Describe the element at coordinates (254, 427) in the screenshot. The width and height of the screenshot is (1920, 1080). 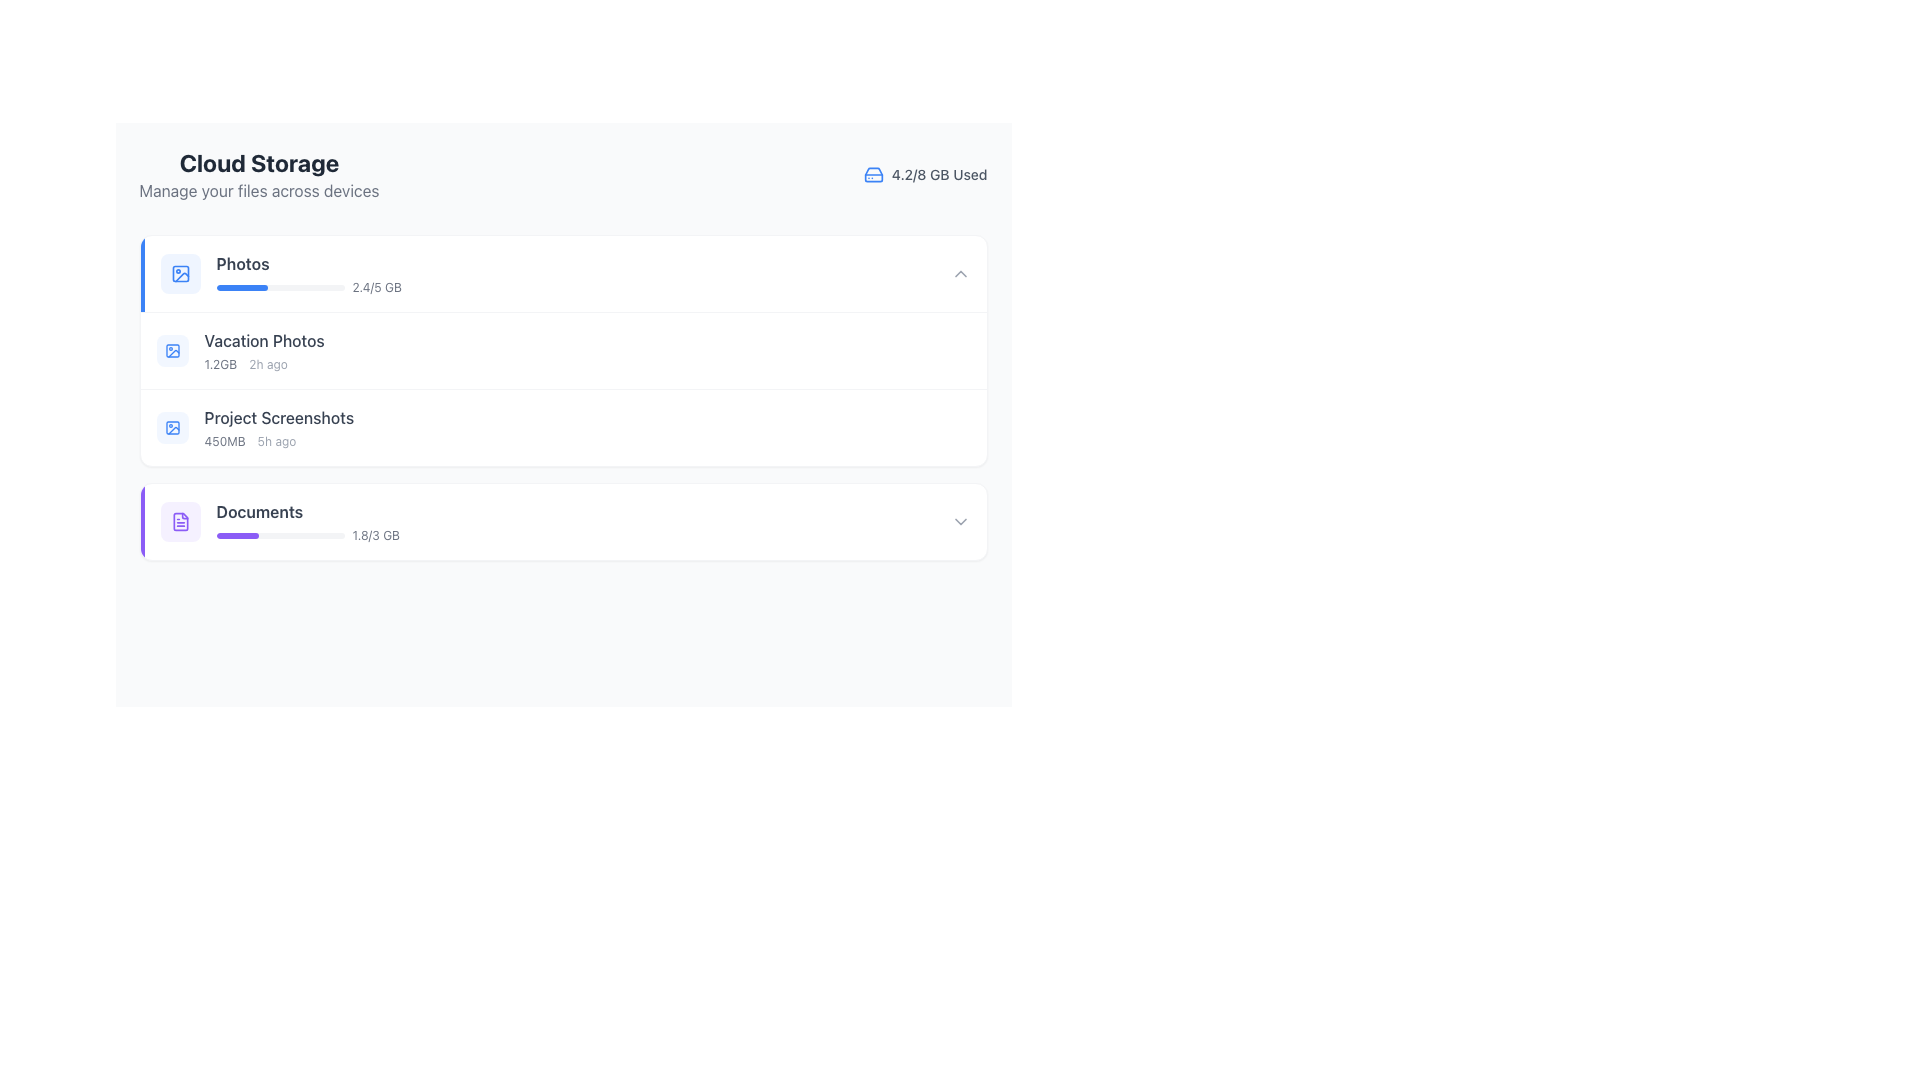
I see `to select the interactive list item representing 'Project Screenshots', which is the third item in the vertical list of storage items` at that location.